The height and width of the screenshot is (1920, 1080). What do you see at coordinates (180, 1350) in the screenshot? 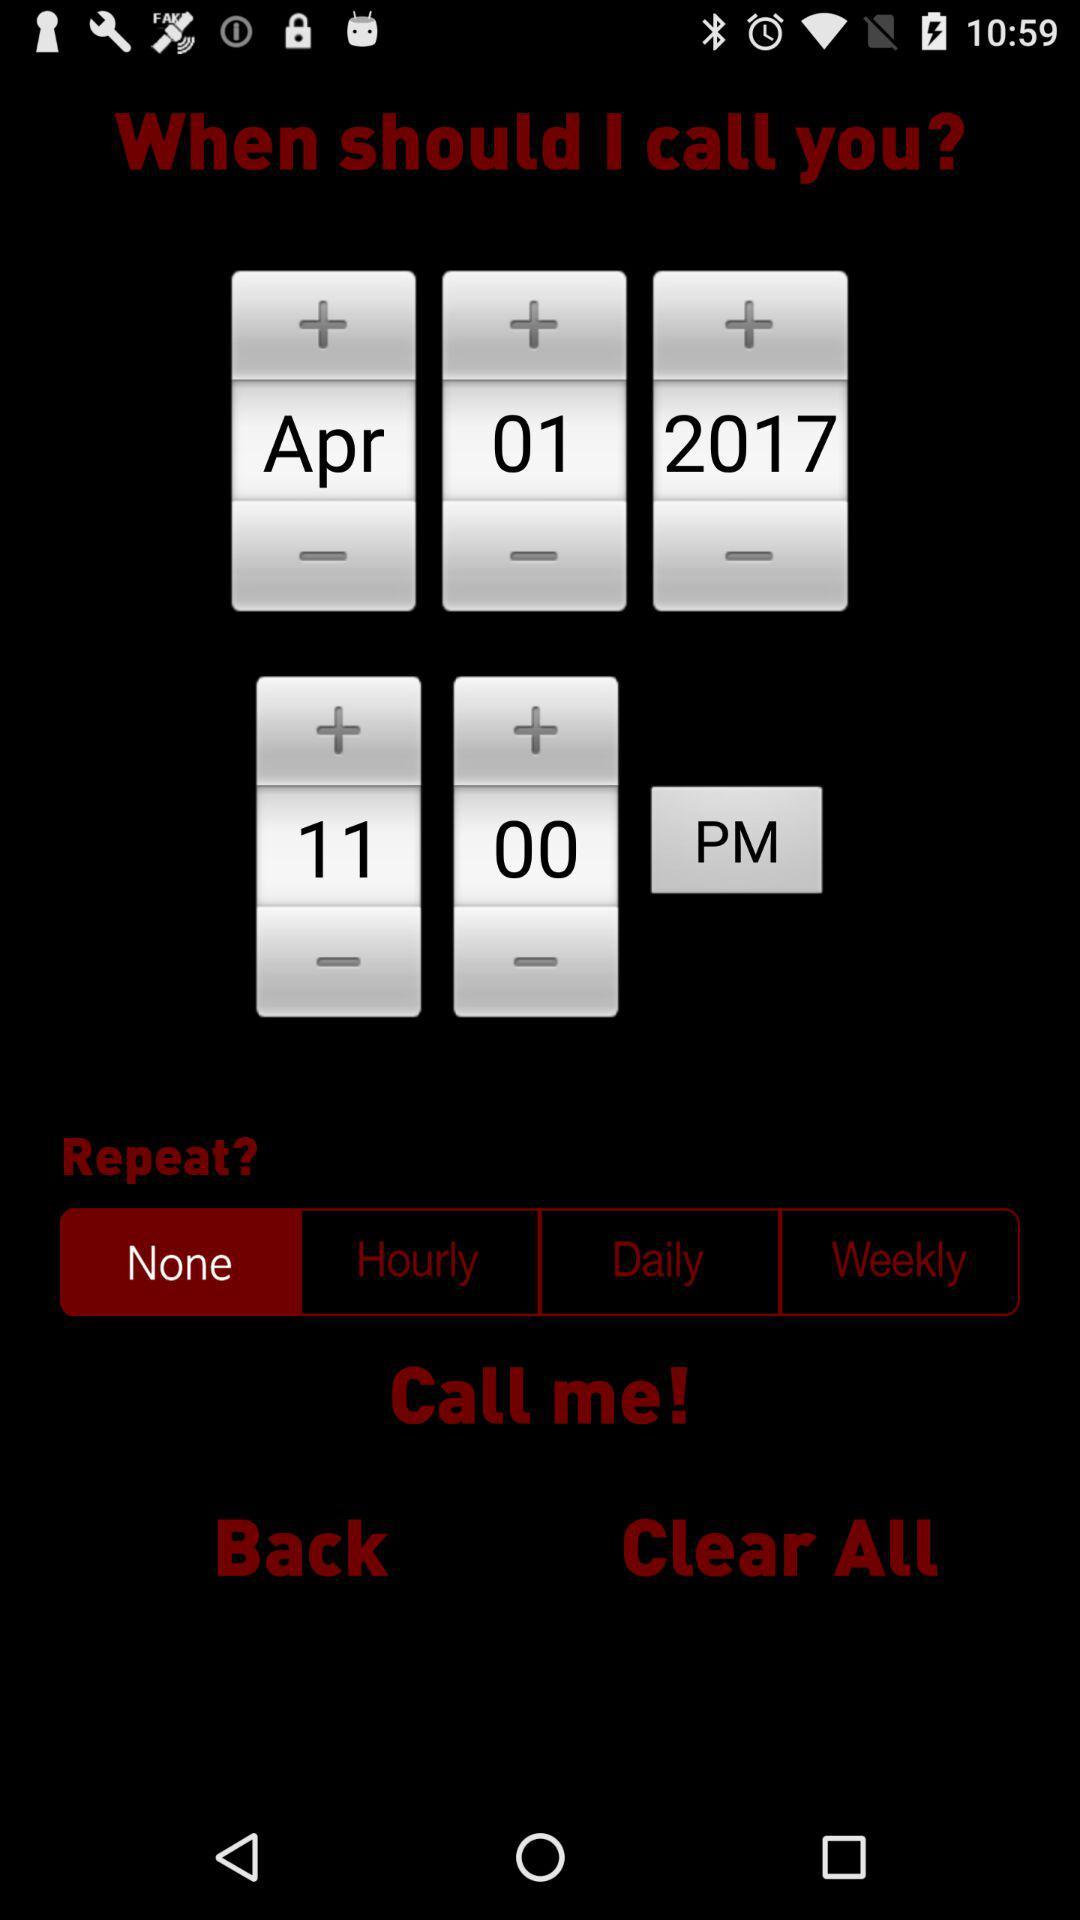
I see `the date_range icon` at bounding box center [180, 1350].